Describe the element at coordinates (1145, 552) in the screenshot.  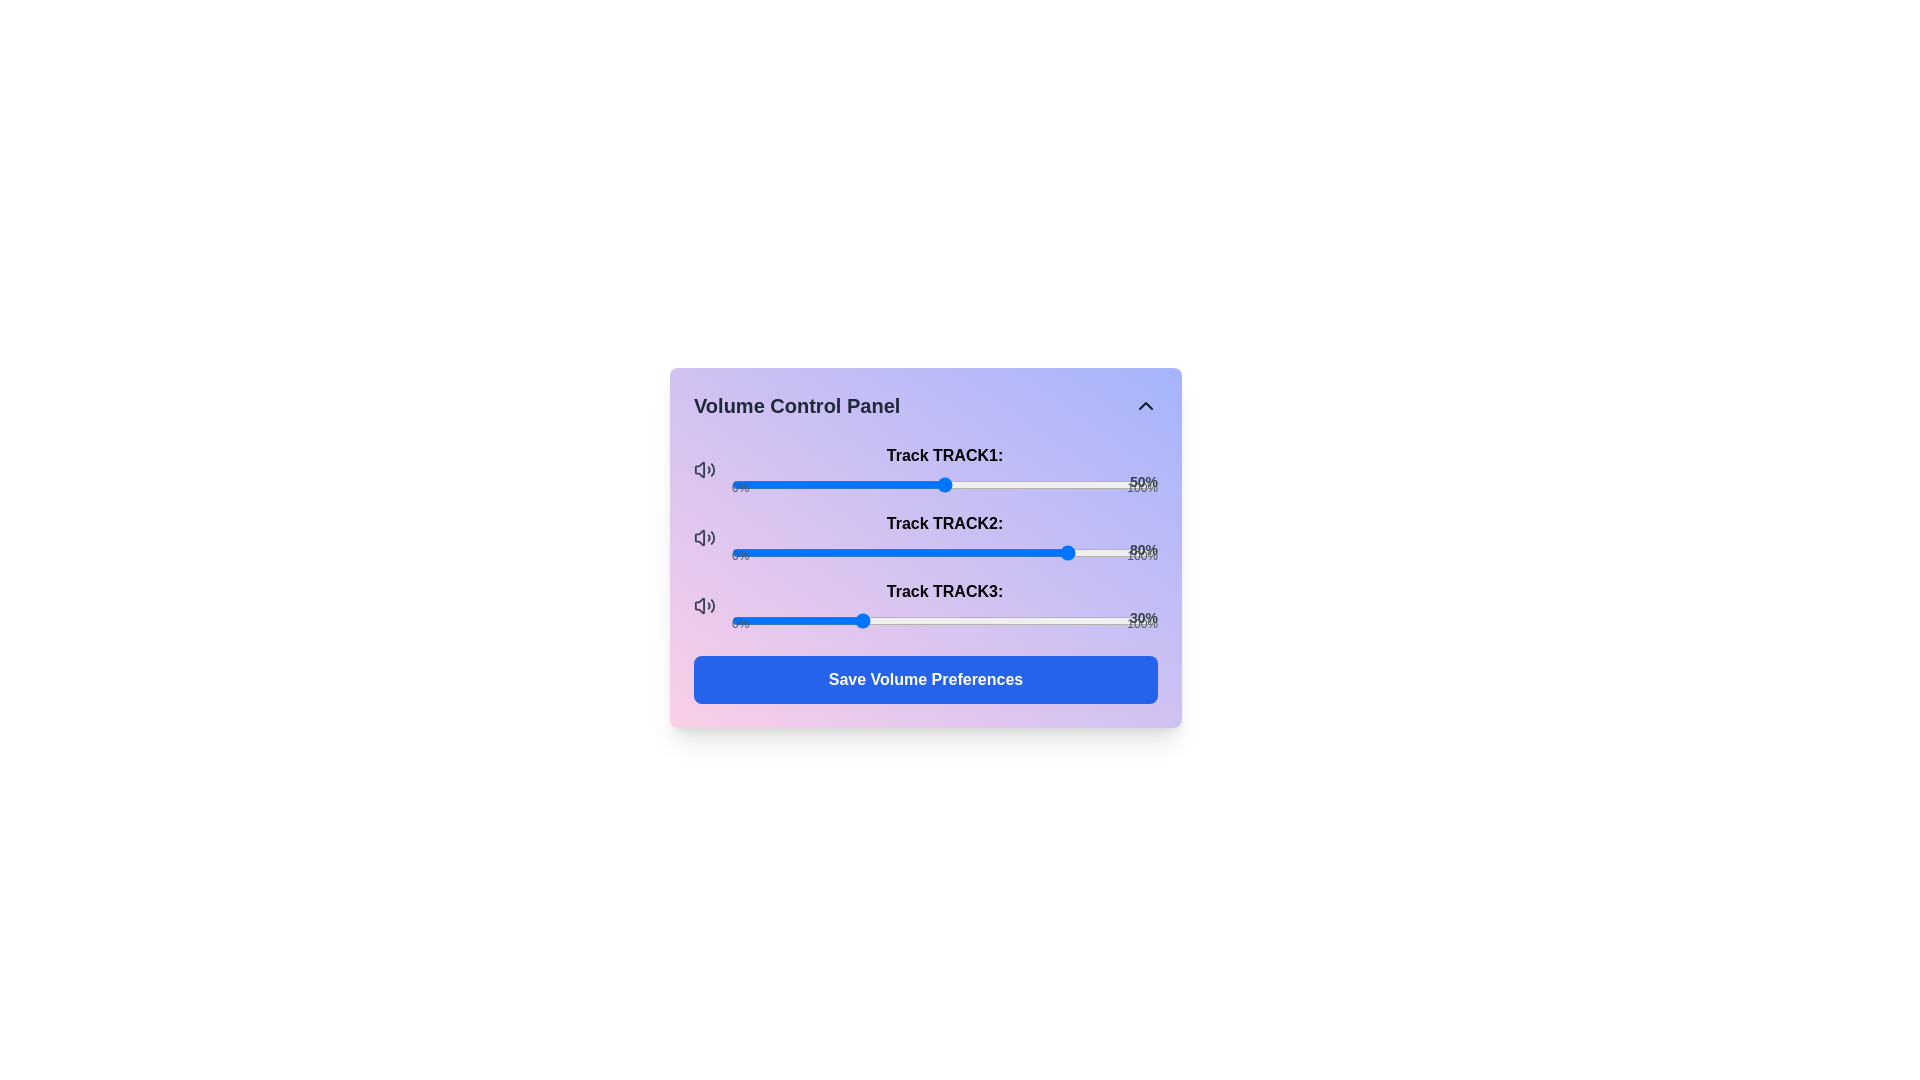
I see `the volume for Track TRACK2` at that location.